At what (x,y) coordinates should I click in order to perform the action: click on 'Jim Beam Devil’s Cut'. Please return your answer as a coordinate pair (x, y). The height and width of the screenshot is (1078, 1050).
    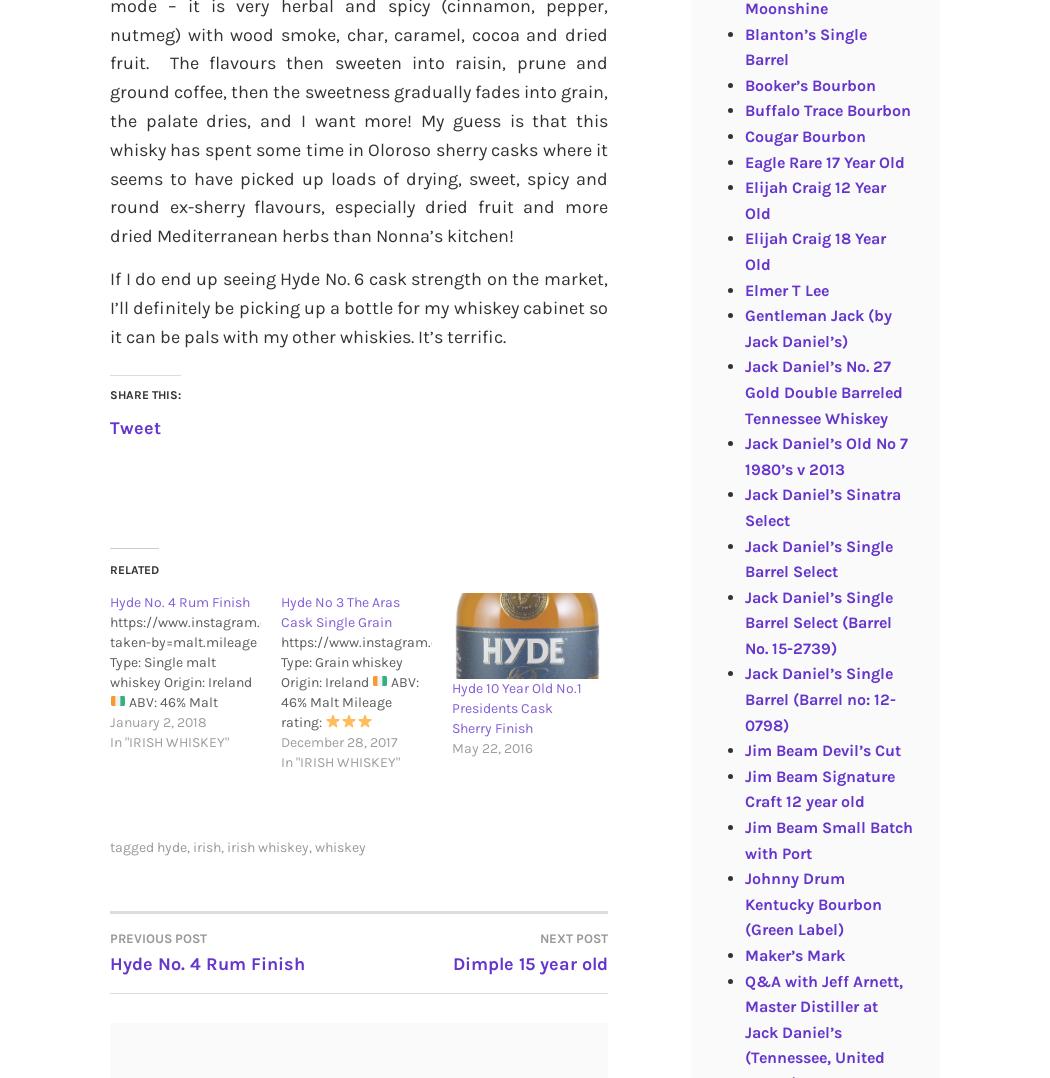
    Looking at the image, I should click on (821, 750).